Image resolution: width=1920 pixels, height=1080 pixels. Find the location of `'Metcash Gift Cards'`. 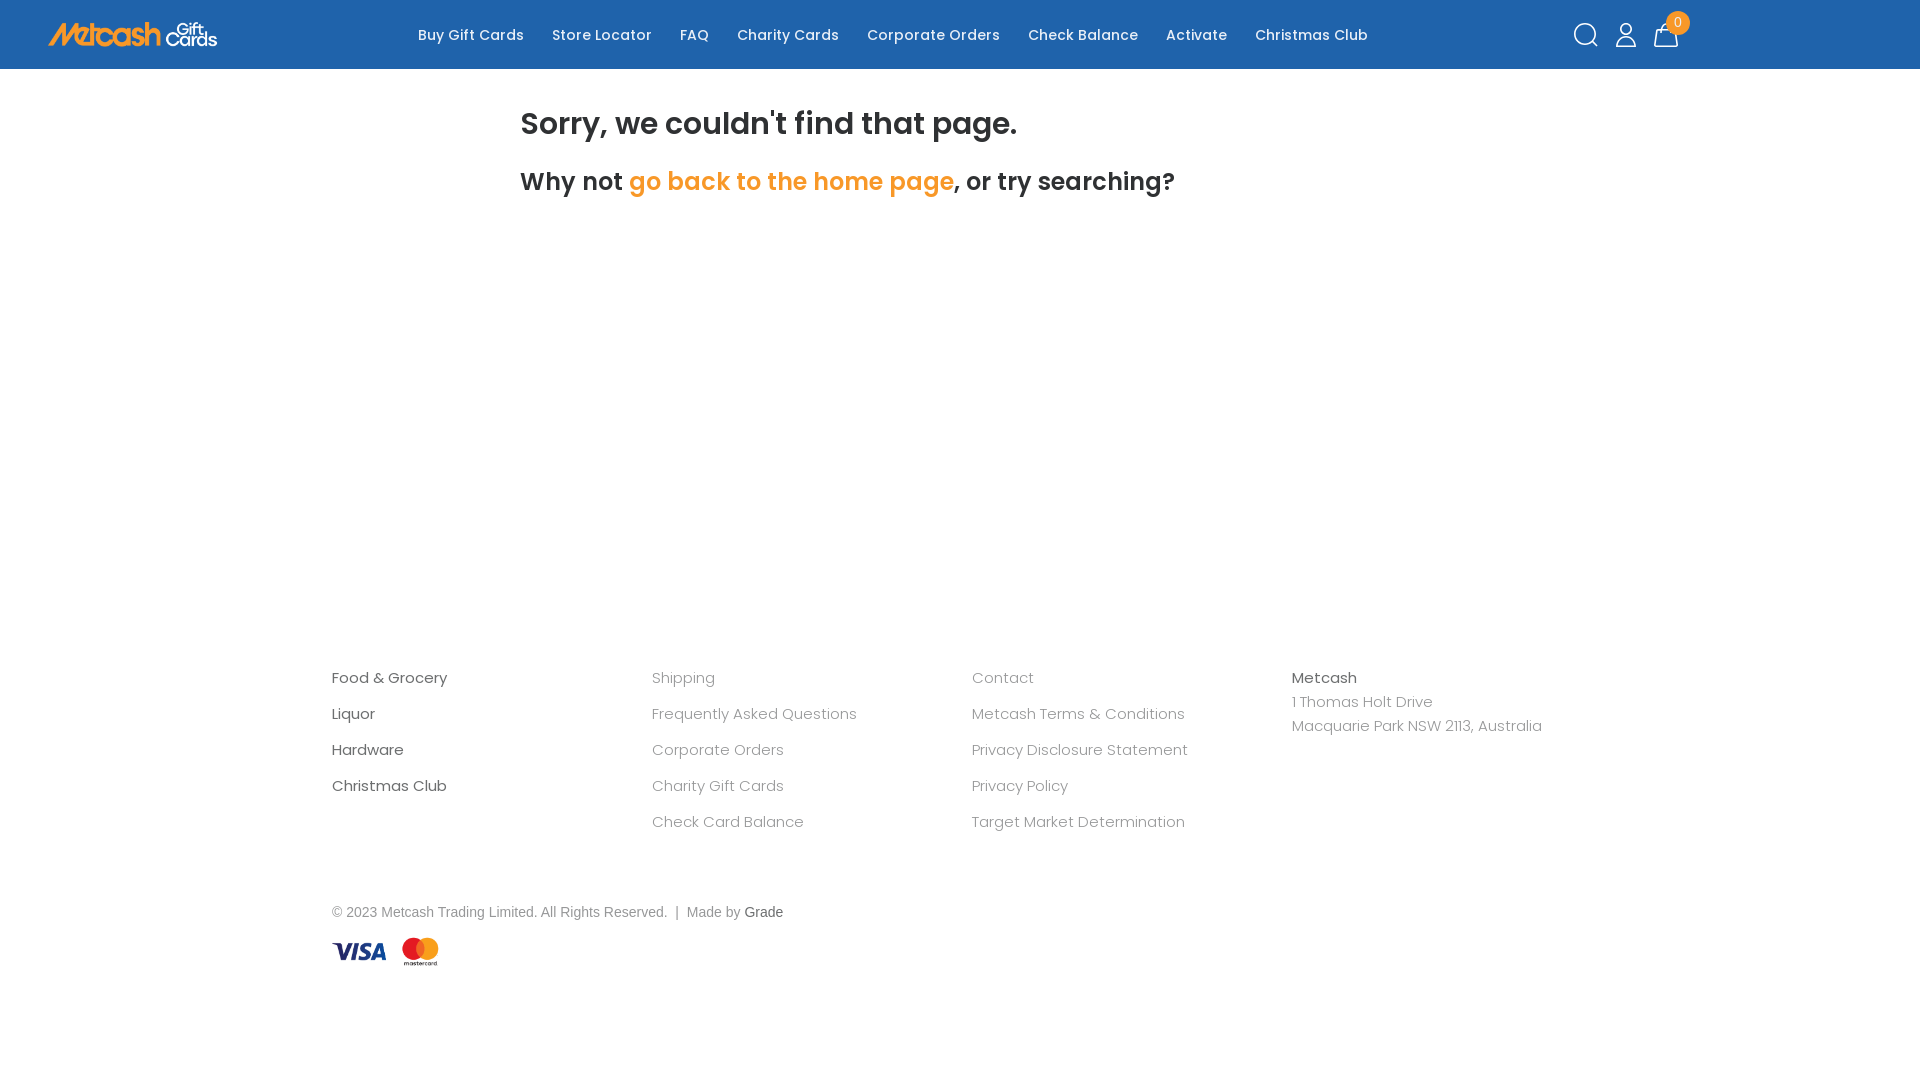

'Metcash Gift Cards' is located at coordinates (48, 34).